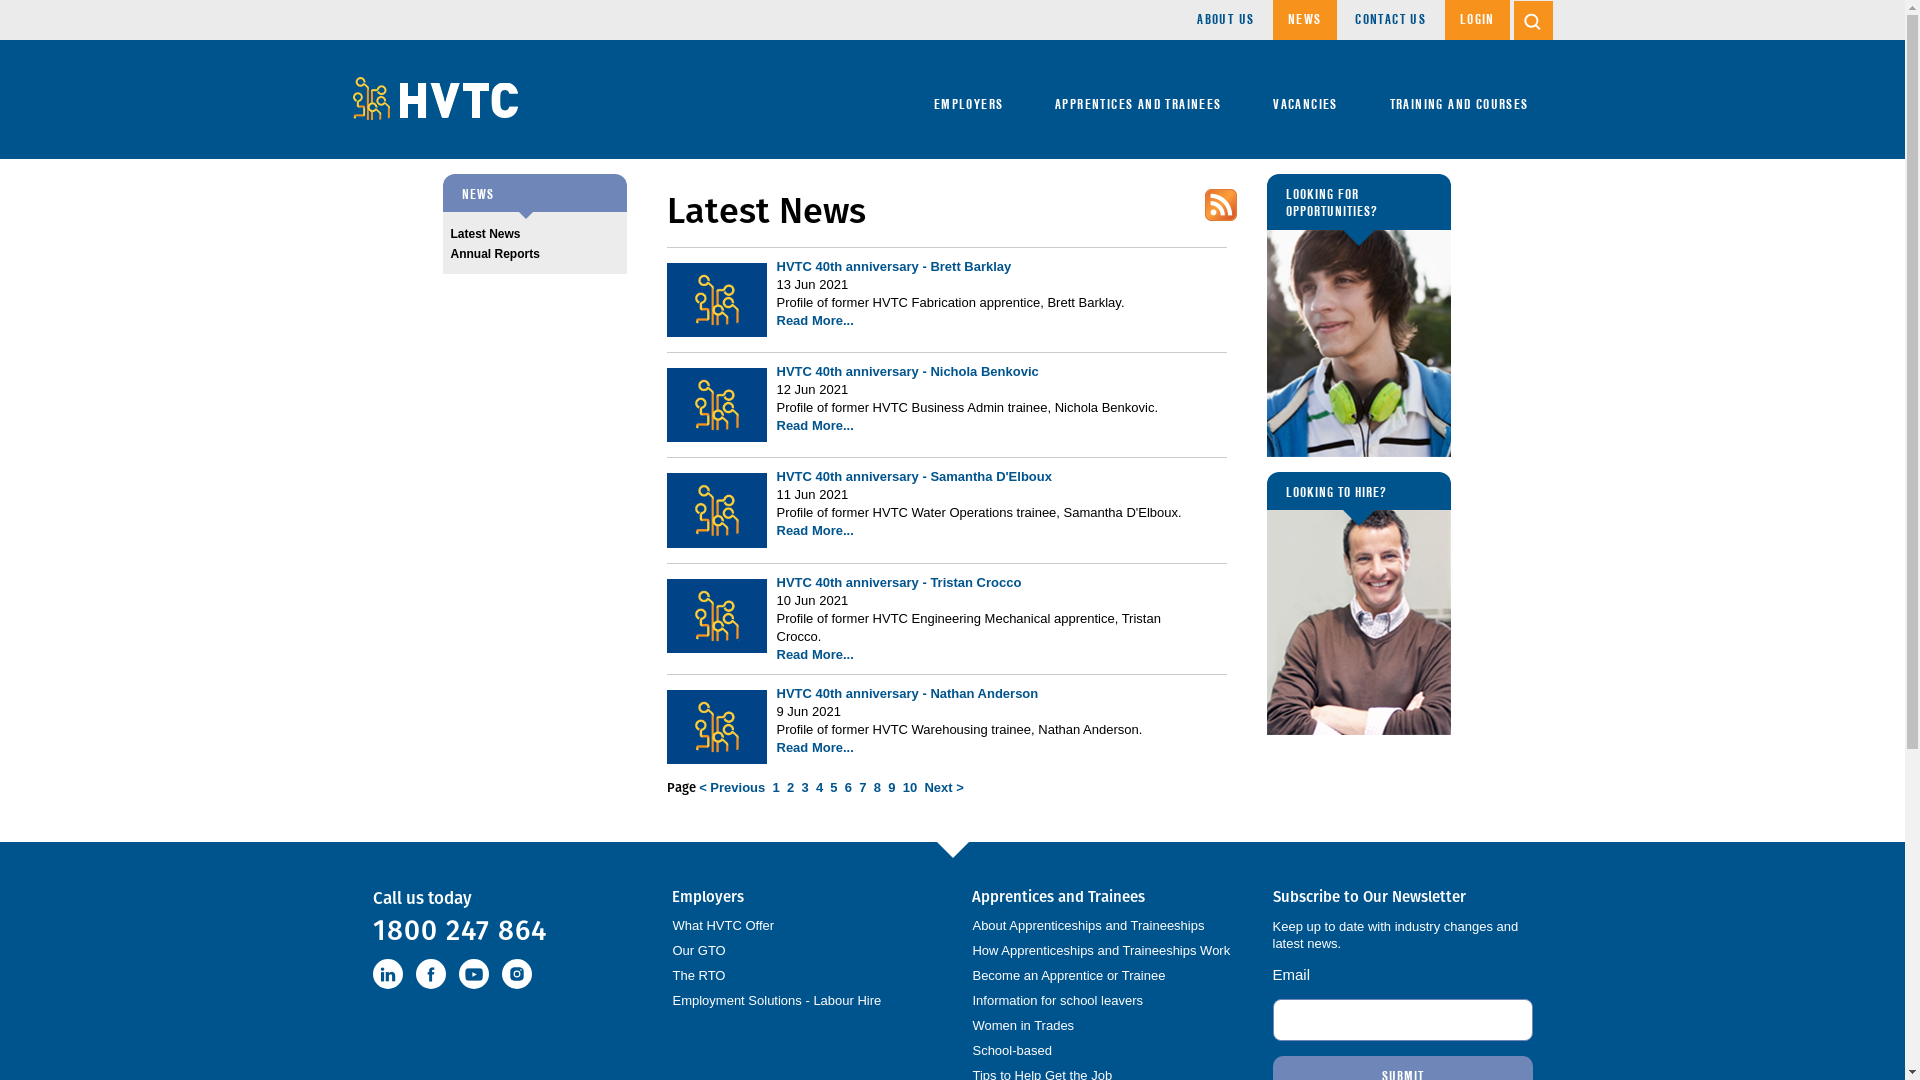 Image resolution: width=1920 pixels, height=1080 pixels. Describe the element at coordinates (722, 925) in the screenshot. I see `'What HVTC Offer'` at that location.